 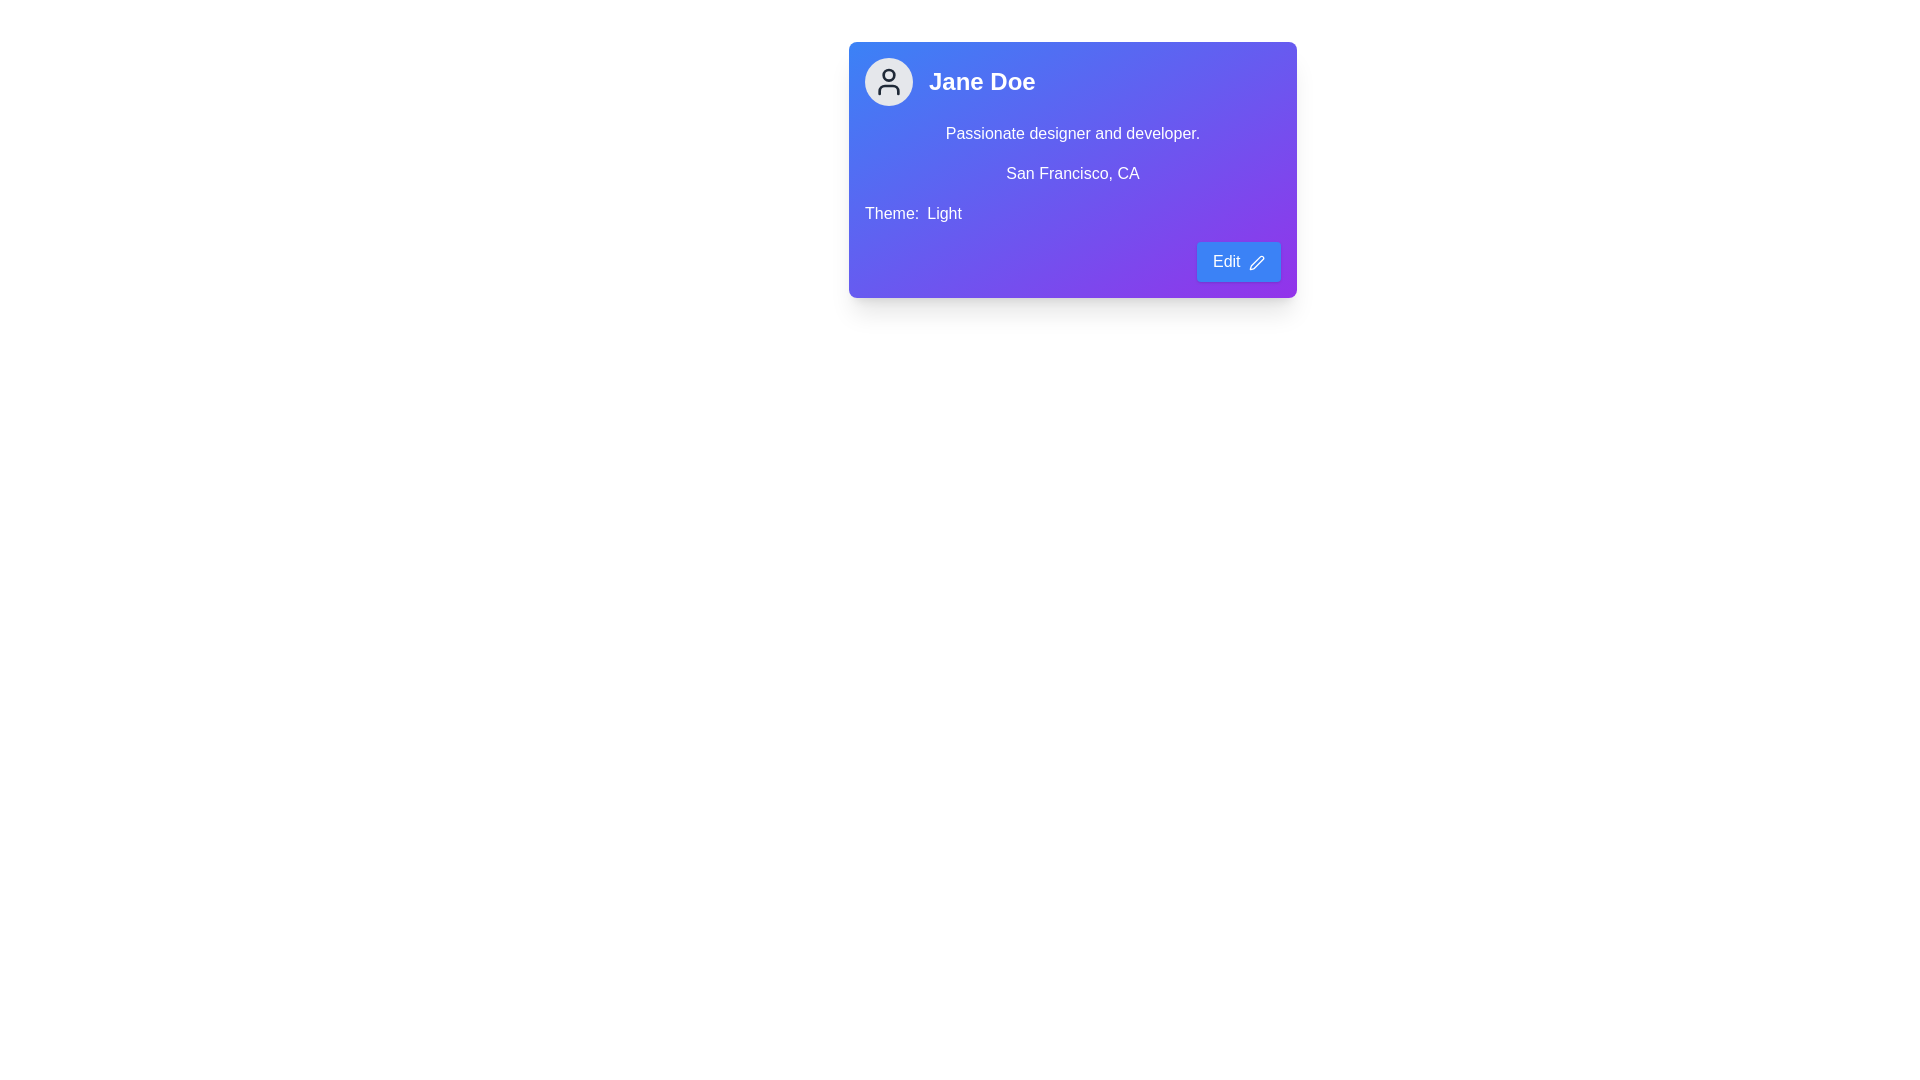 I want to click on the static text label displaying 'Theme:' in bold white font, which is part of a horizontal grouping with the text 'Light' on a vibrant gradient background, so click(x=891, y=213).